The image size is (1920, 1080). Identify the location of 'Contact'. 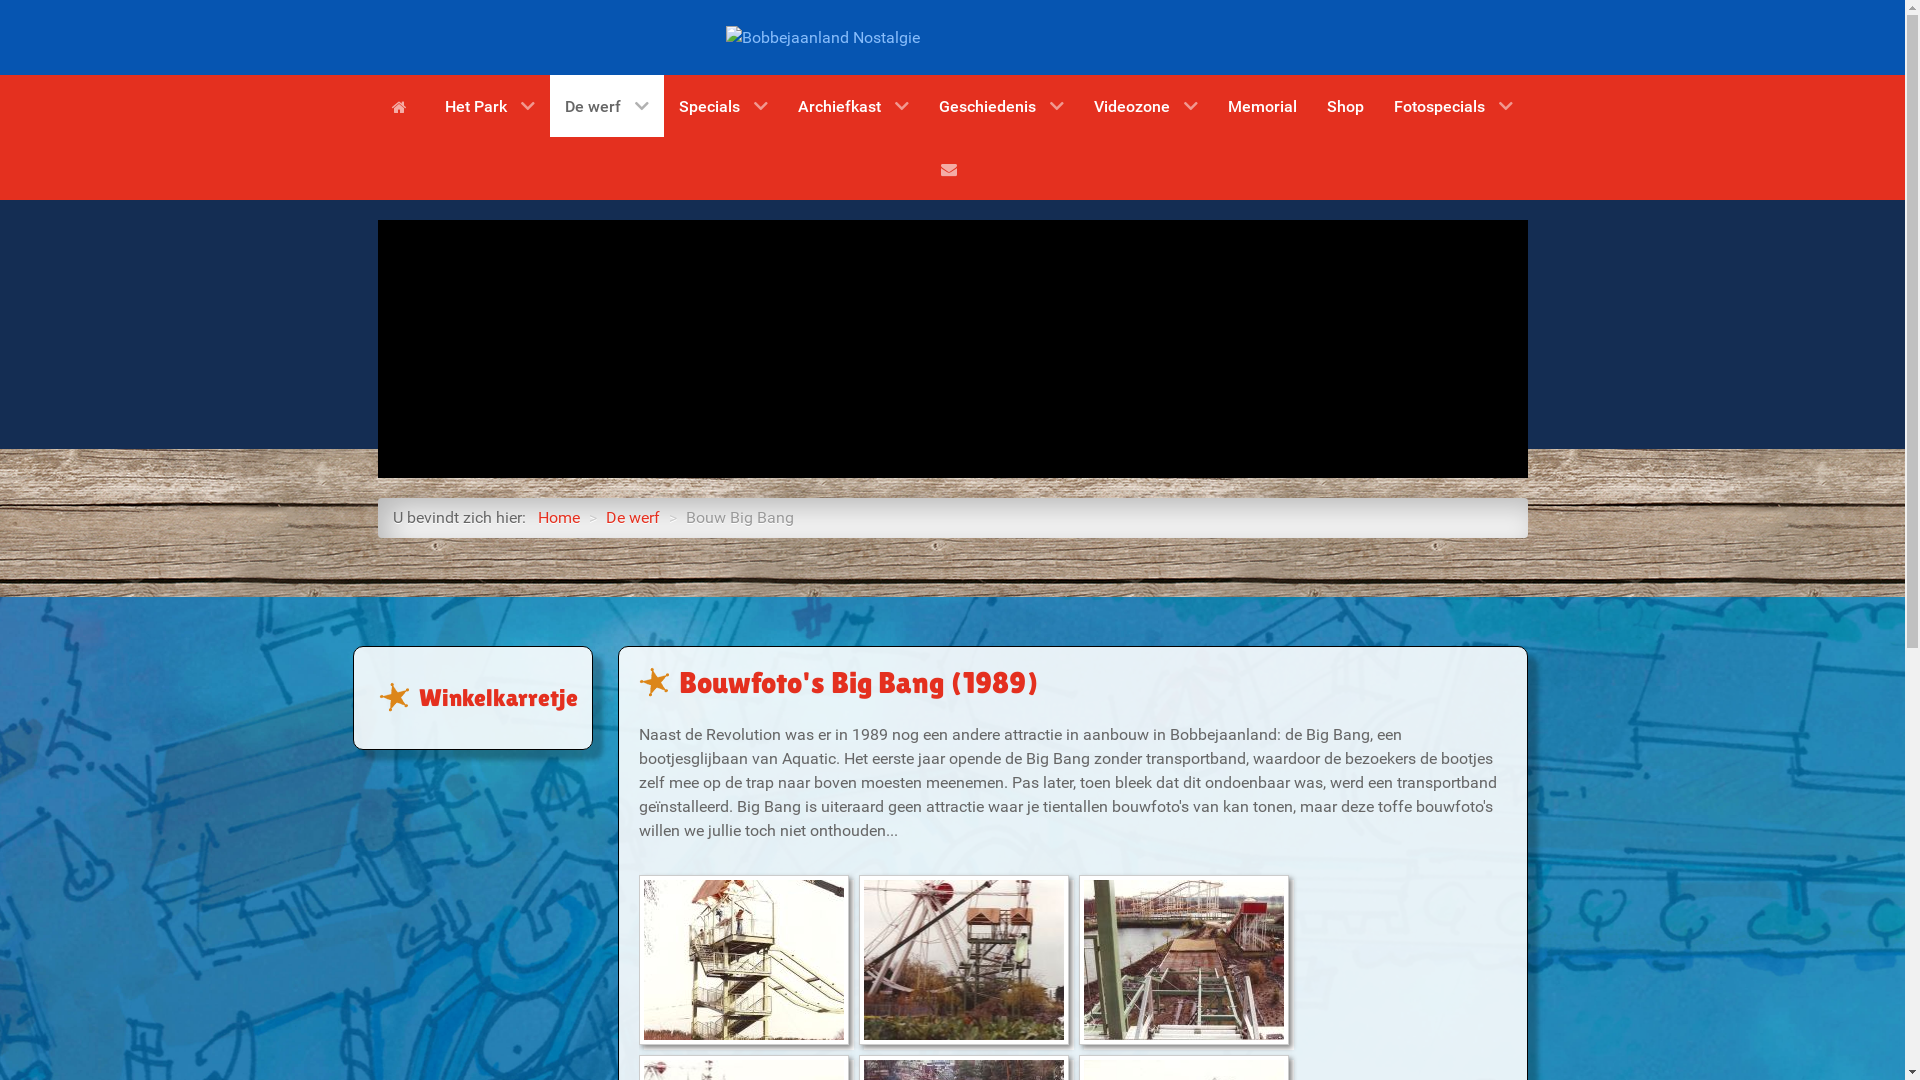
(951, 167).